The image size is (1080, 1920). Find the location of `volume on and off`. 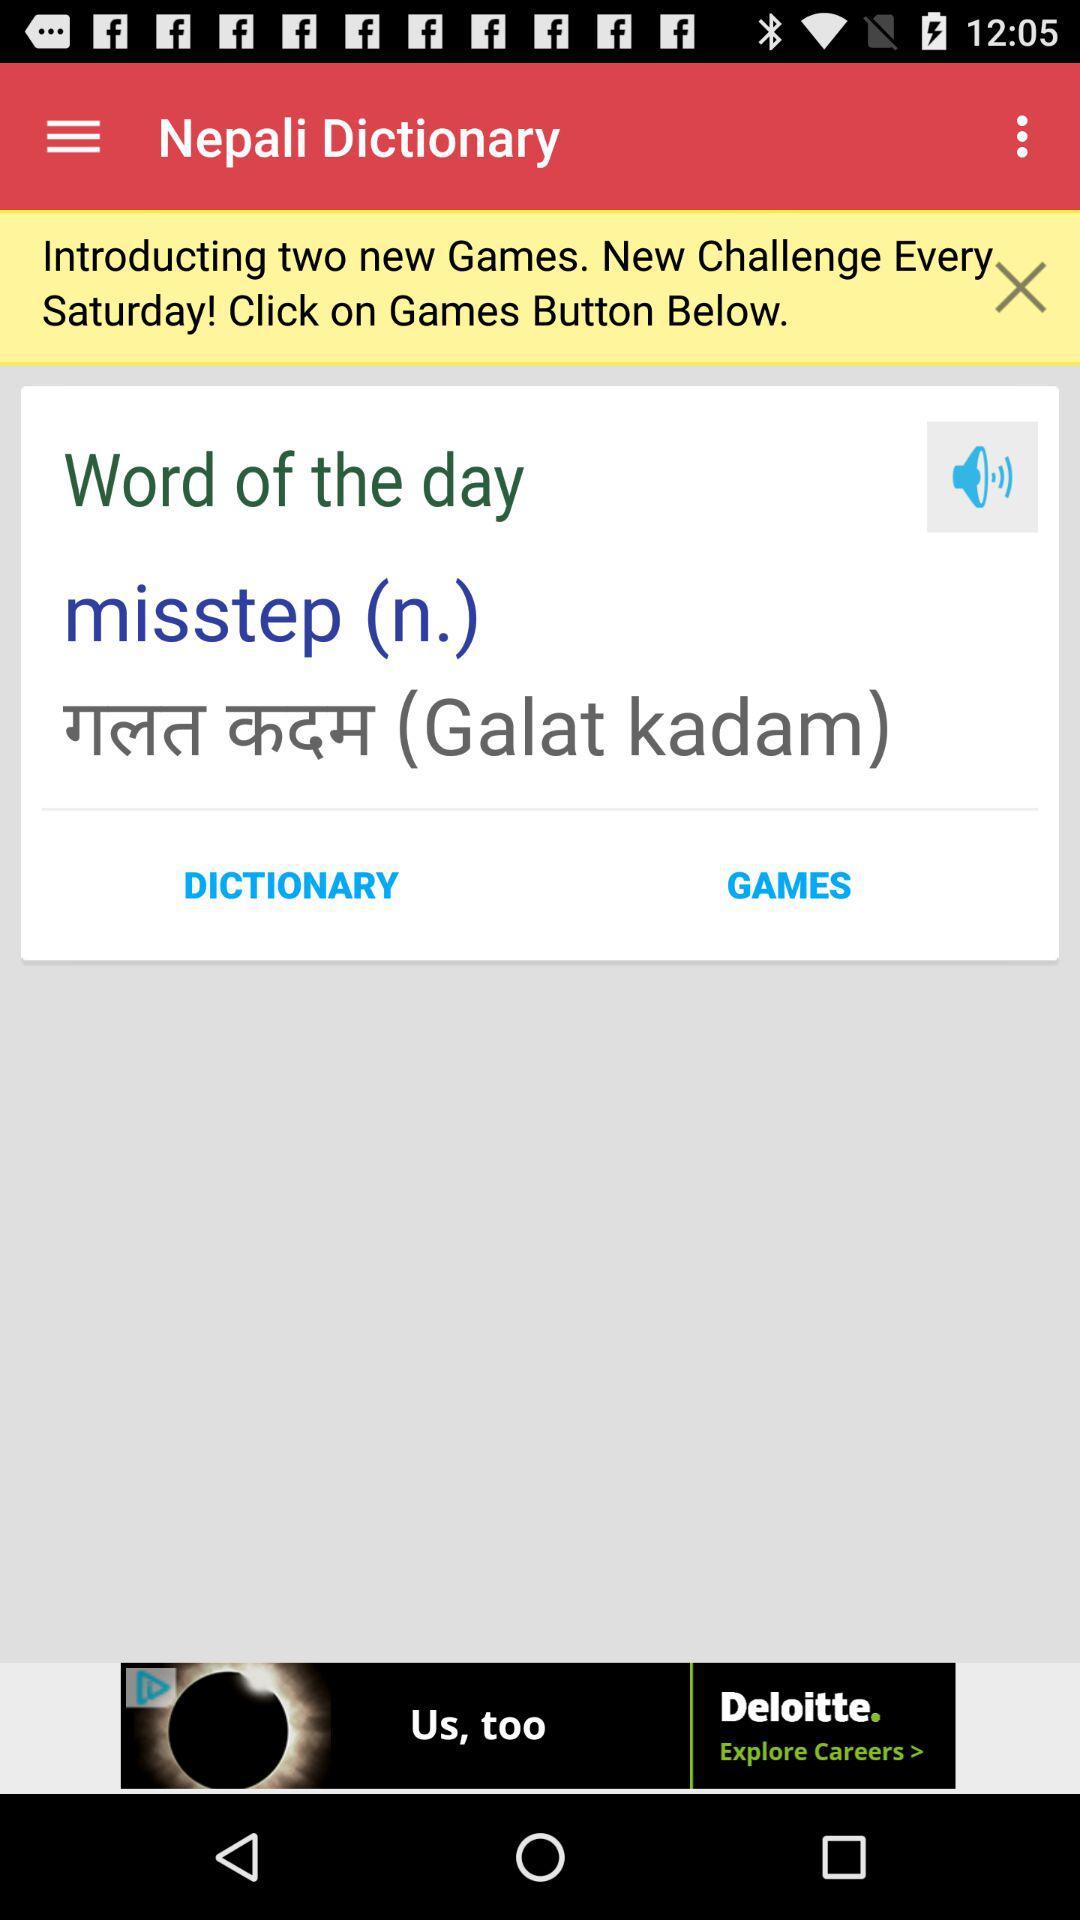

volume on and off is located at coordinates (981, 475).